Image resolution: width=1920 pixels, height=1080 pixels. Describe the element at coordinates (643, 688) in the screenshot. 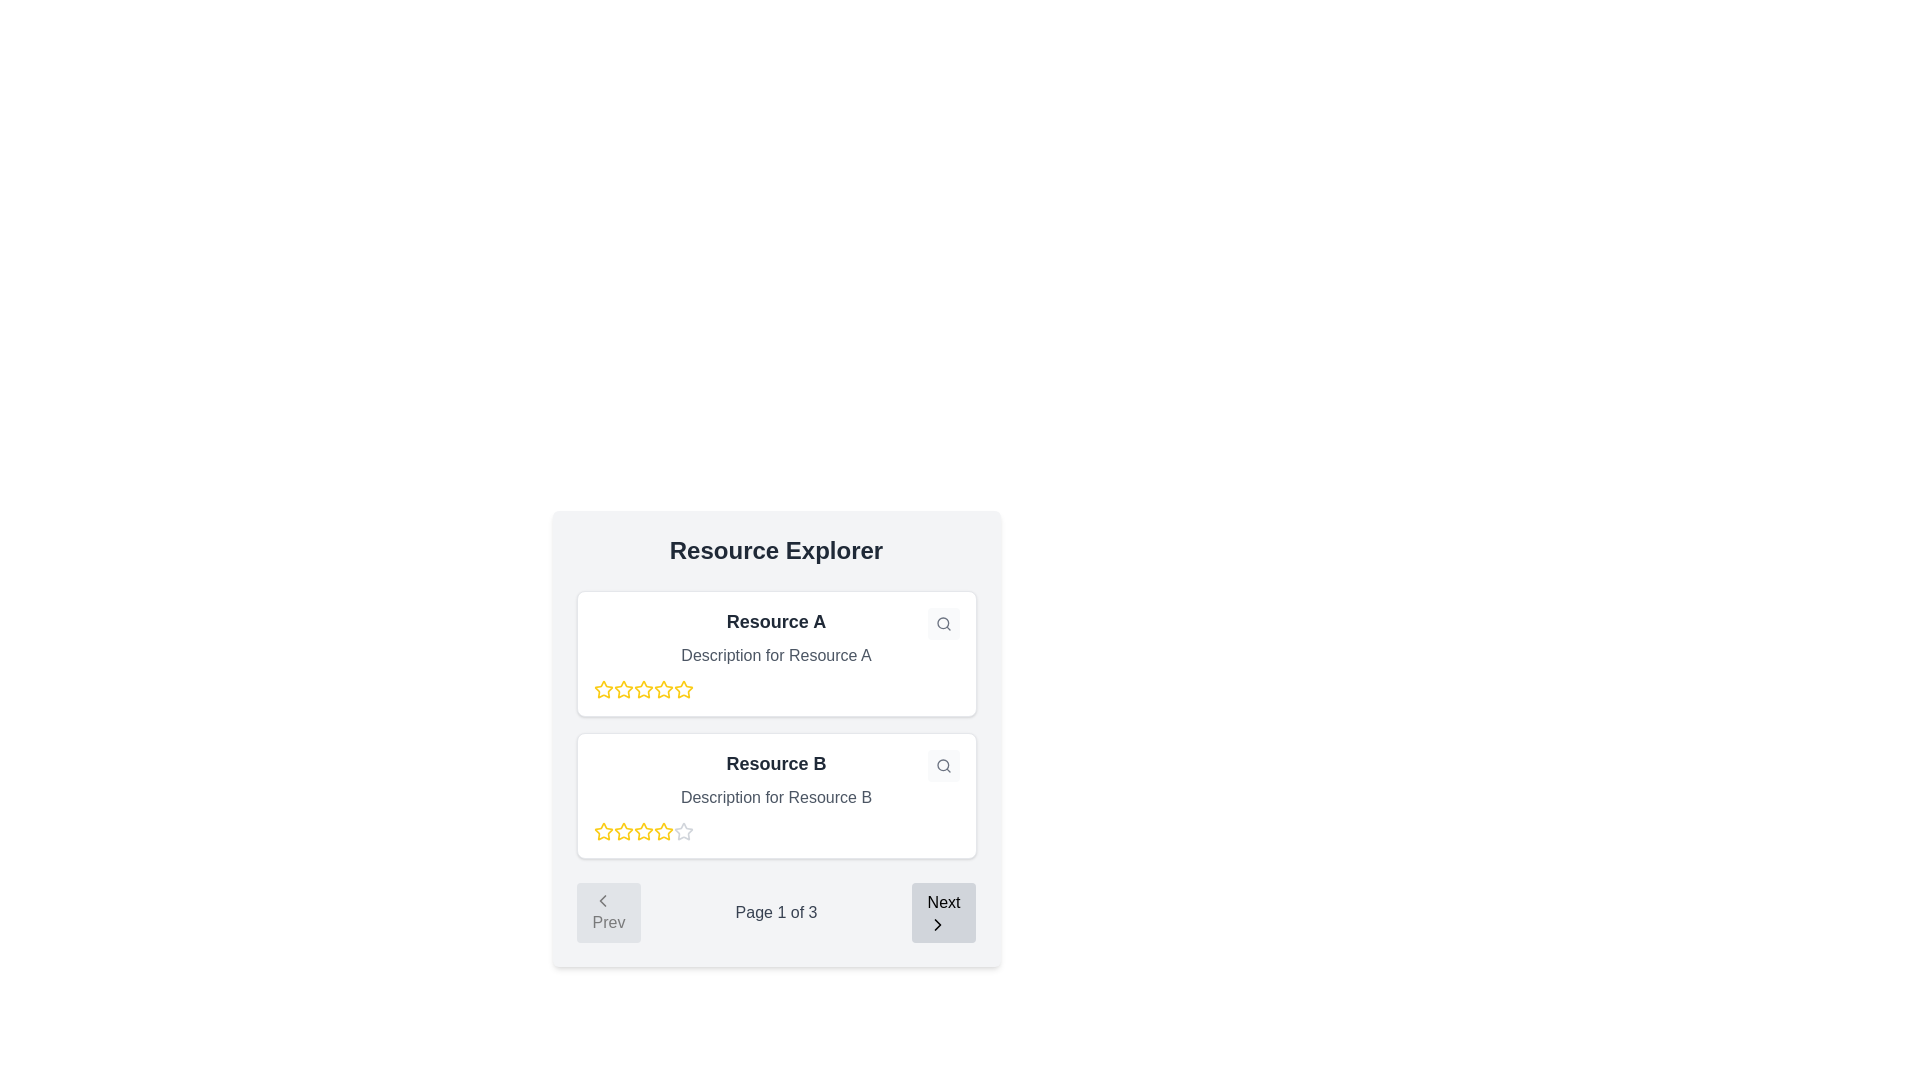

I see `the second star icon from the left` at that location.